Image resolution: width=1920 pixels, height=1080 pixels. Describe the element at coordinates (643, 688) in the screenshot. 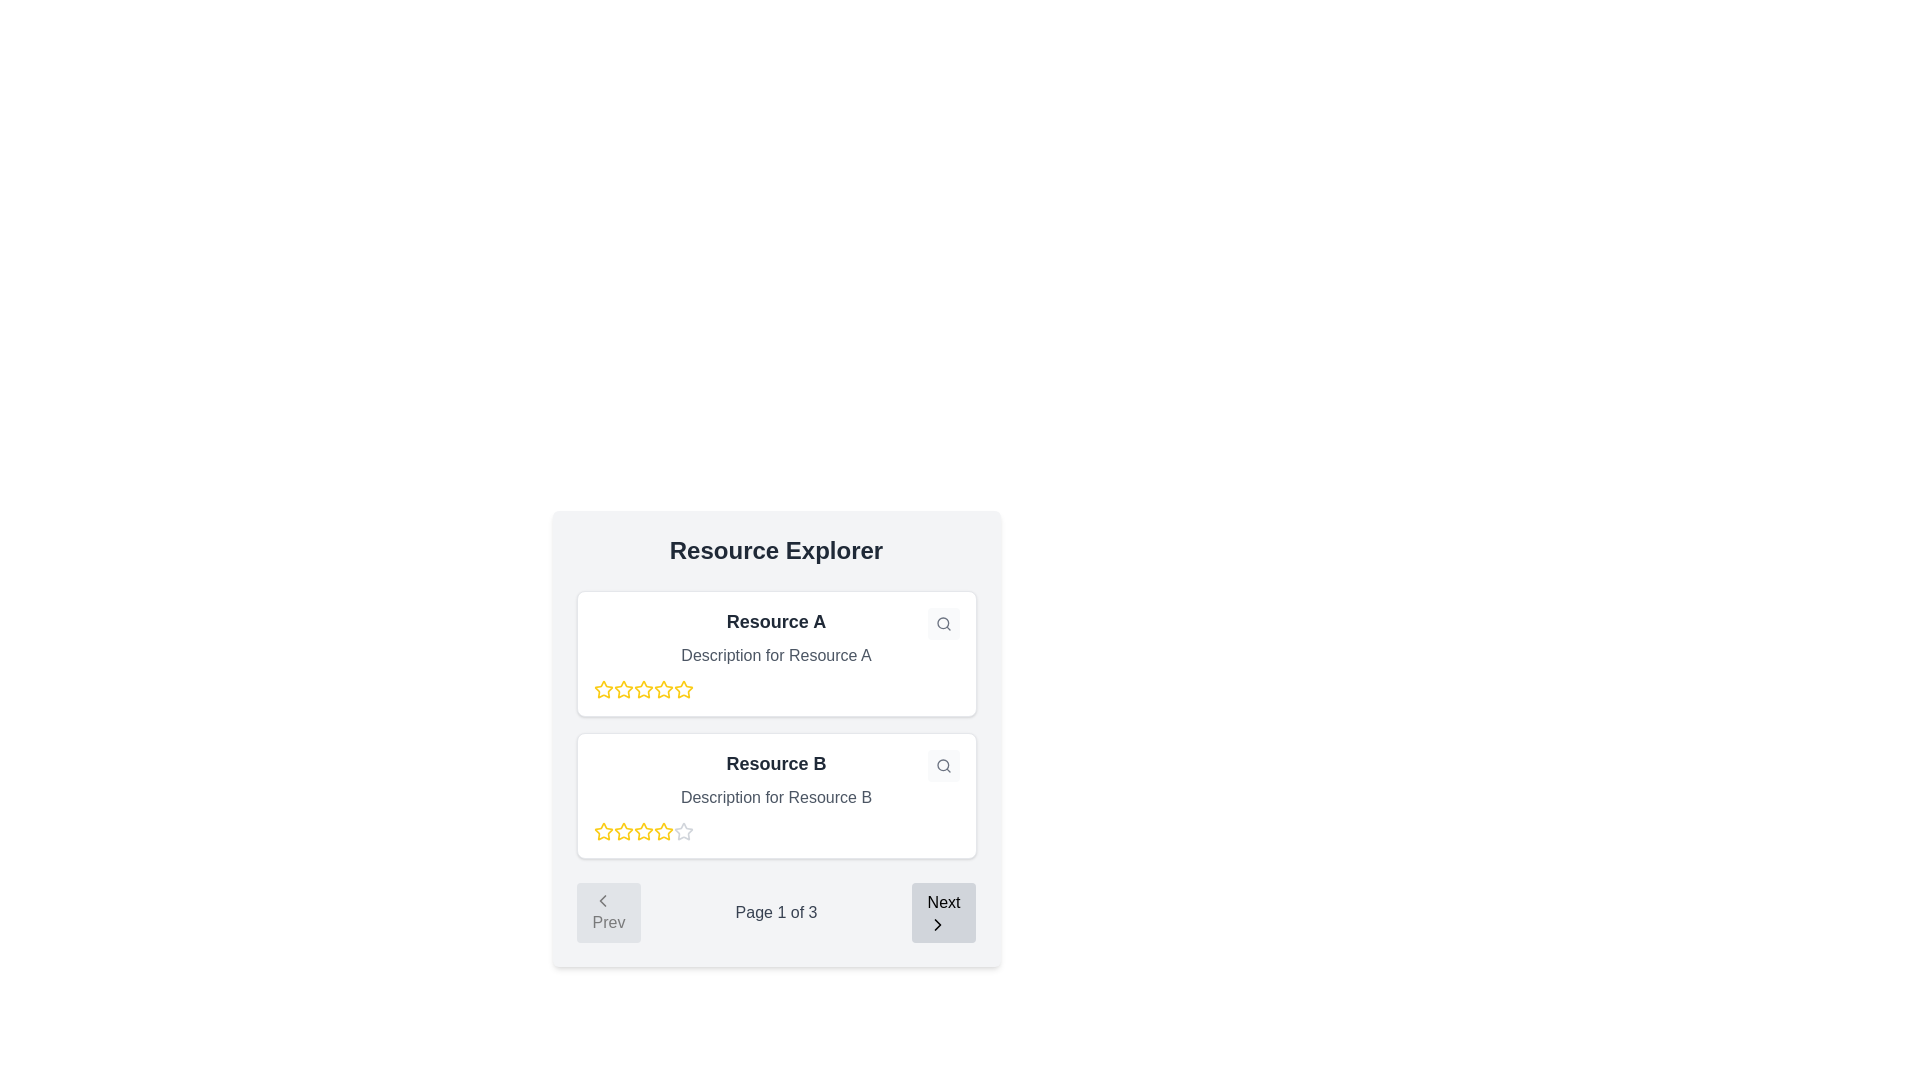

I see `the second star icon from the left` at that location.